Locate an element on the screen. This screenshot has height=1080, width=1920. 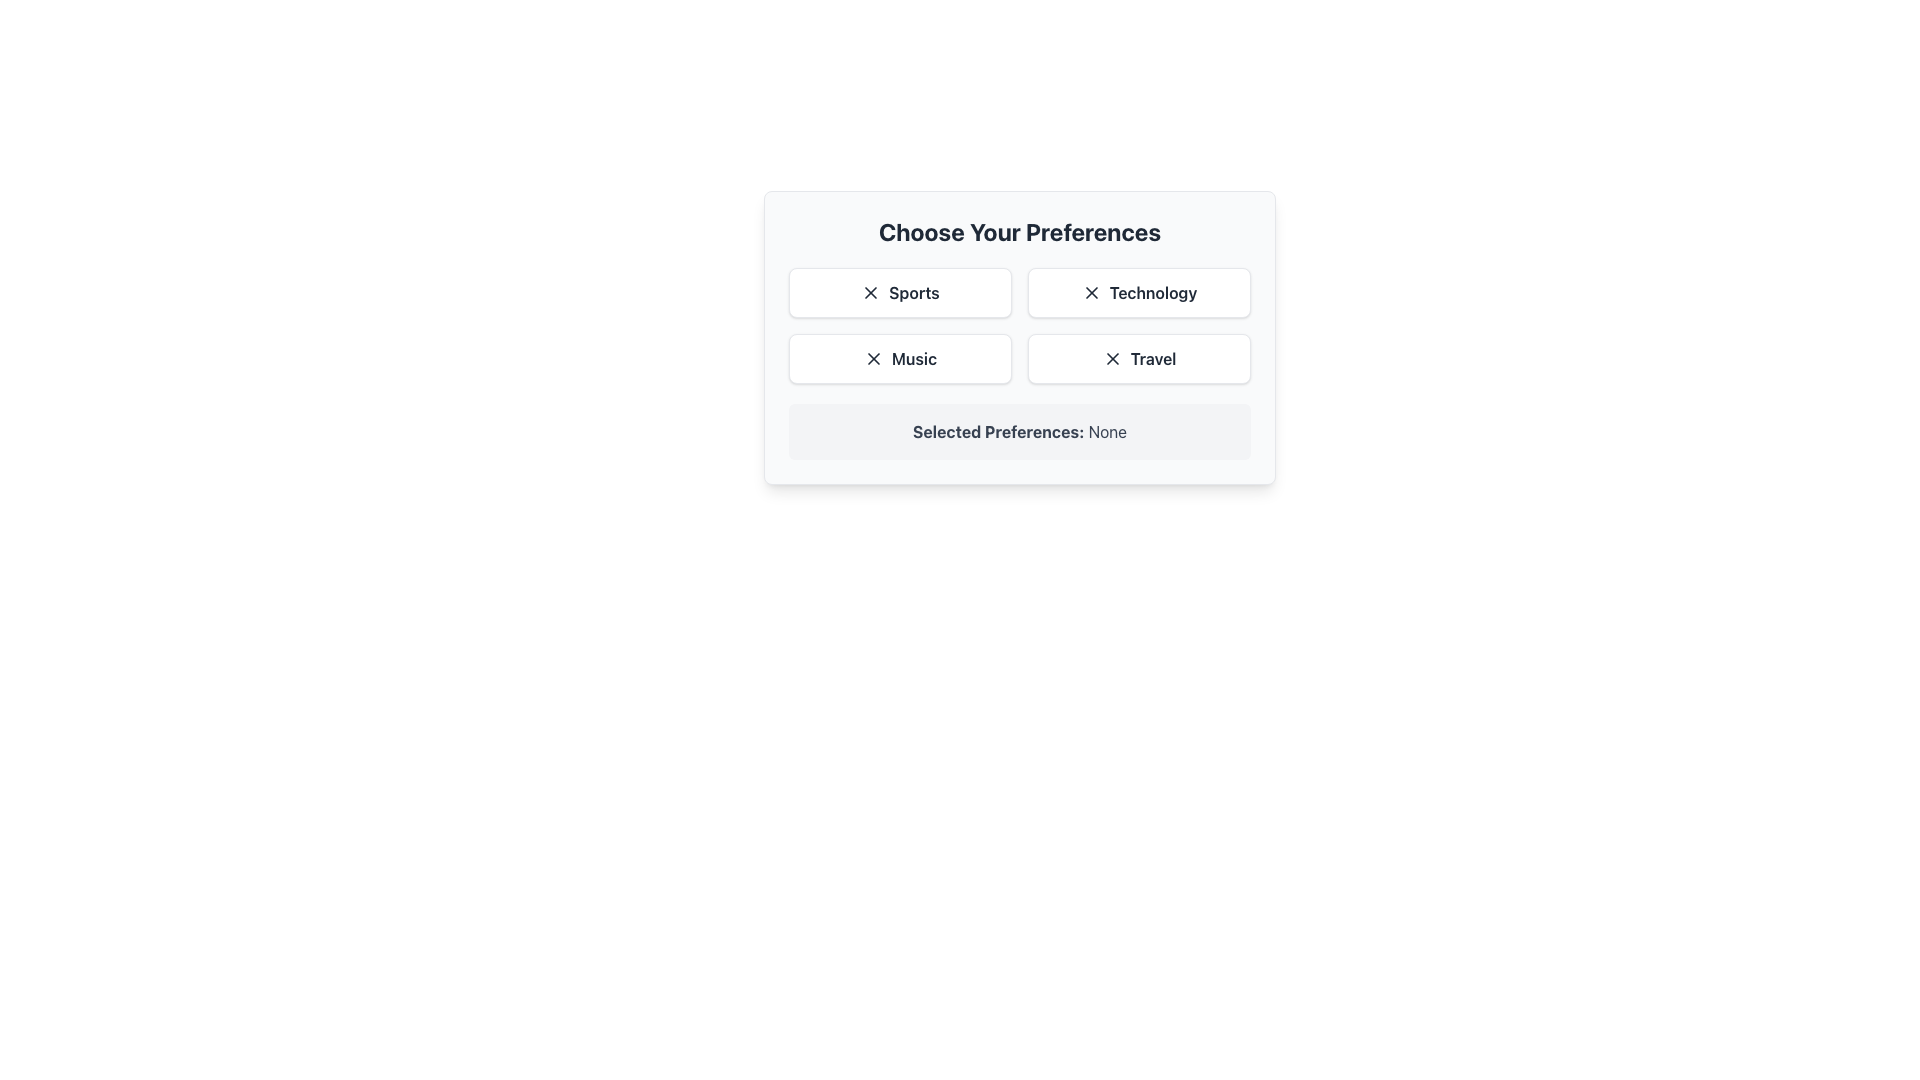
the 'Music' preference button using keyboard navigation is located at coordinates (899, 357).